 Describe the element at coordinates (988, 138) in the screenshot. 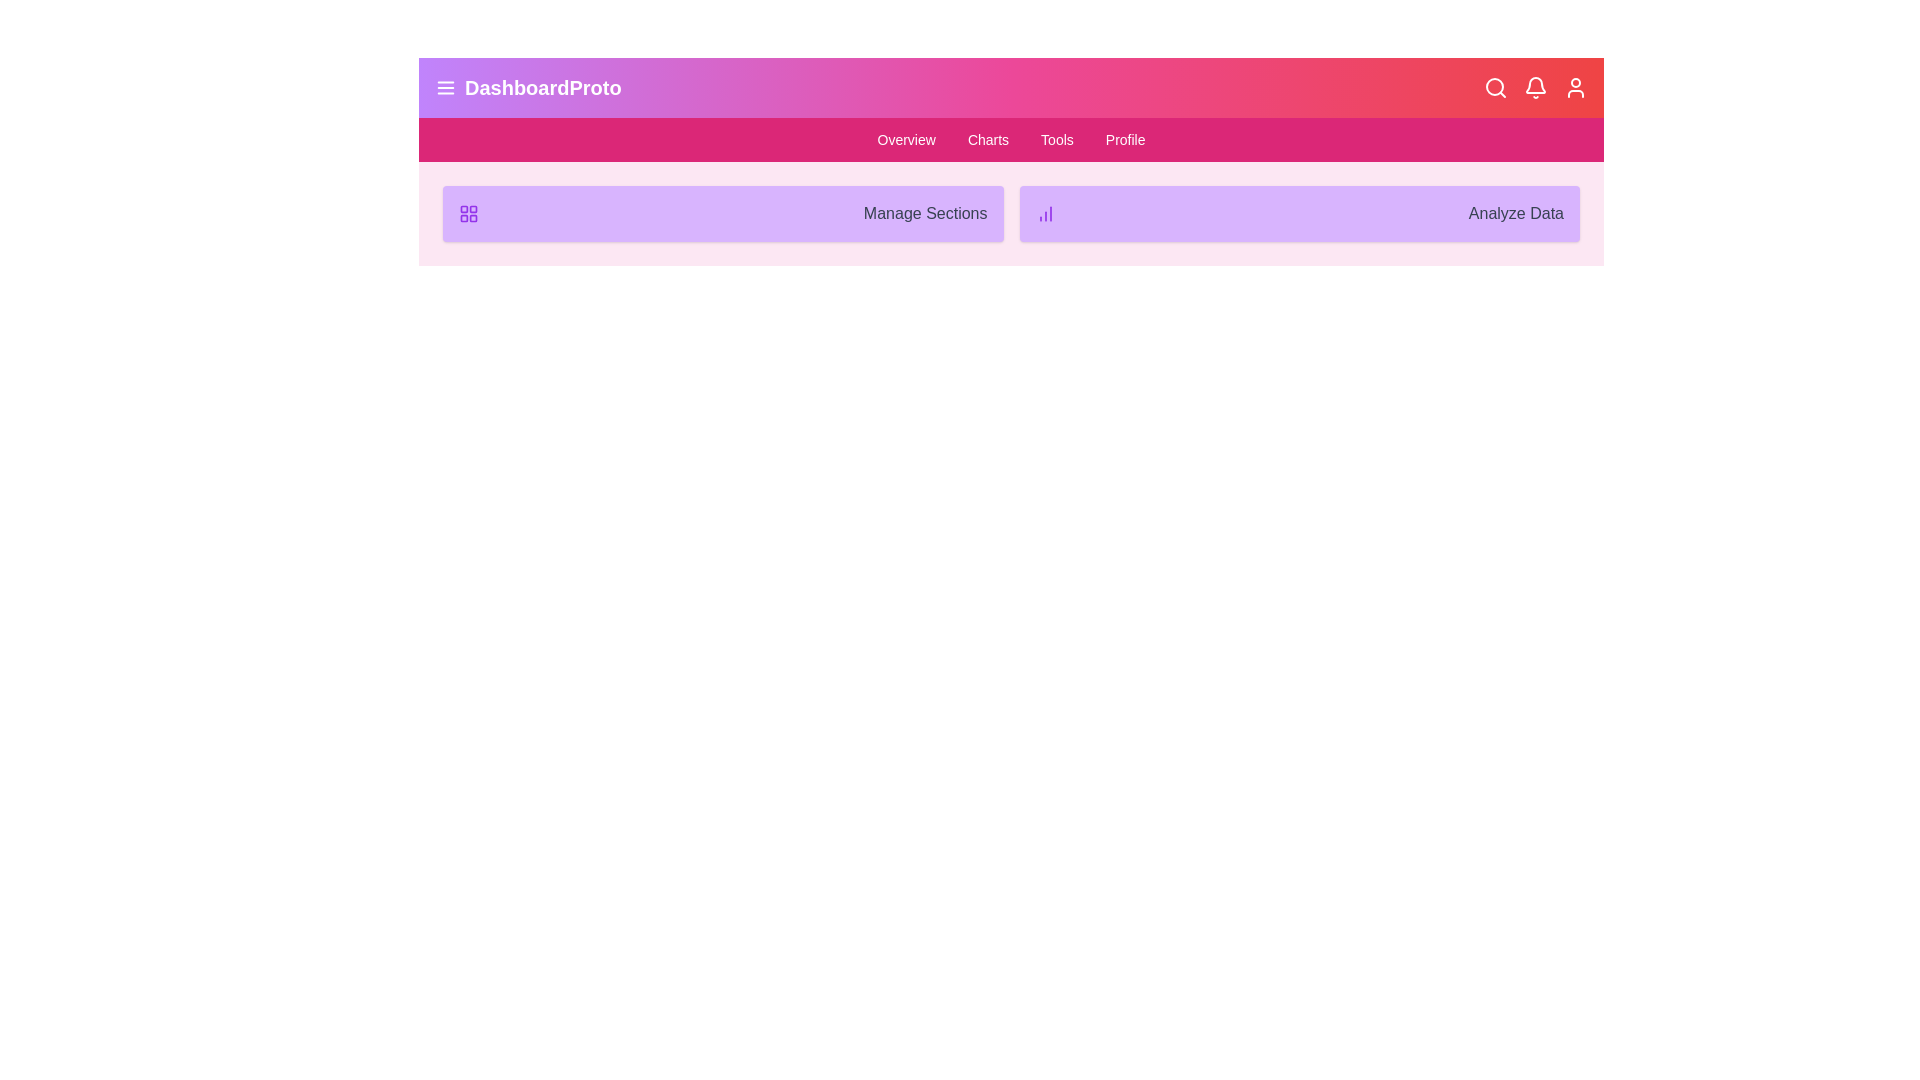

I see `the menu item Charts to navigate to the corresponding section` at that location.